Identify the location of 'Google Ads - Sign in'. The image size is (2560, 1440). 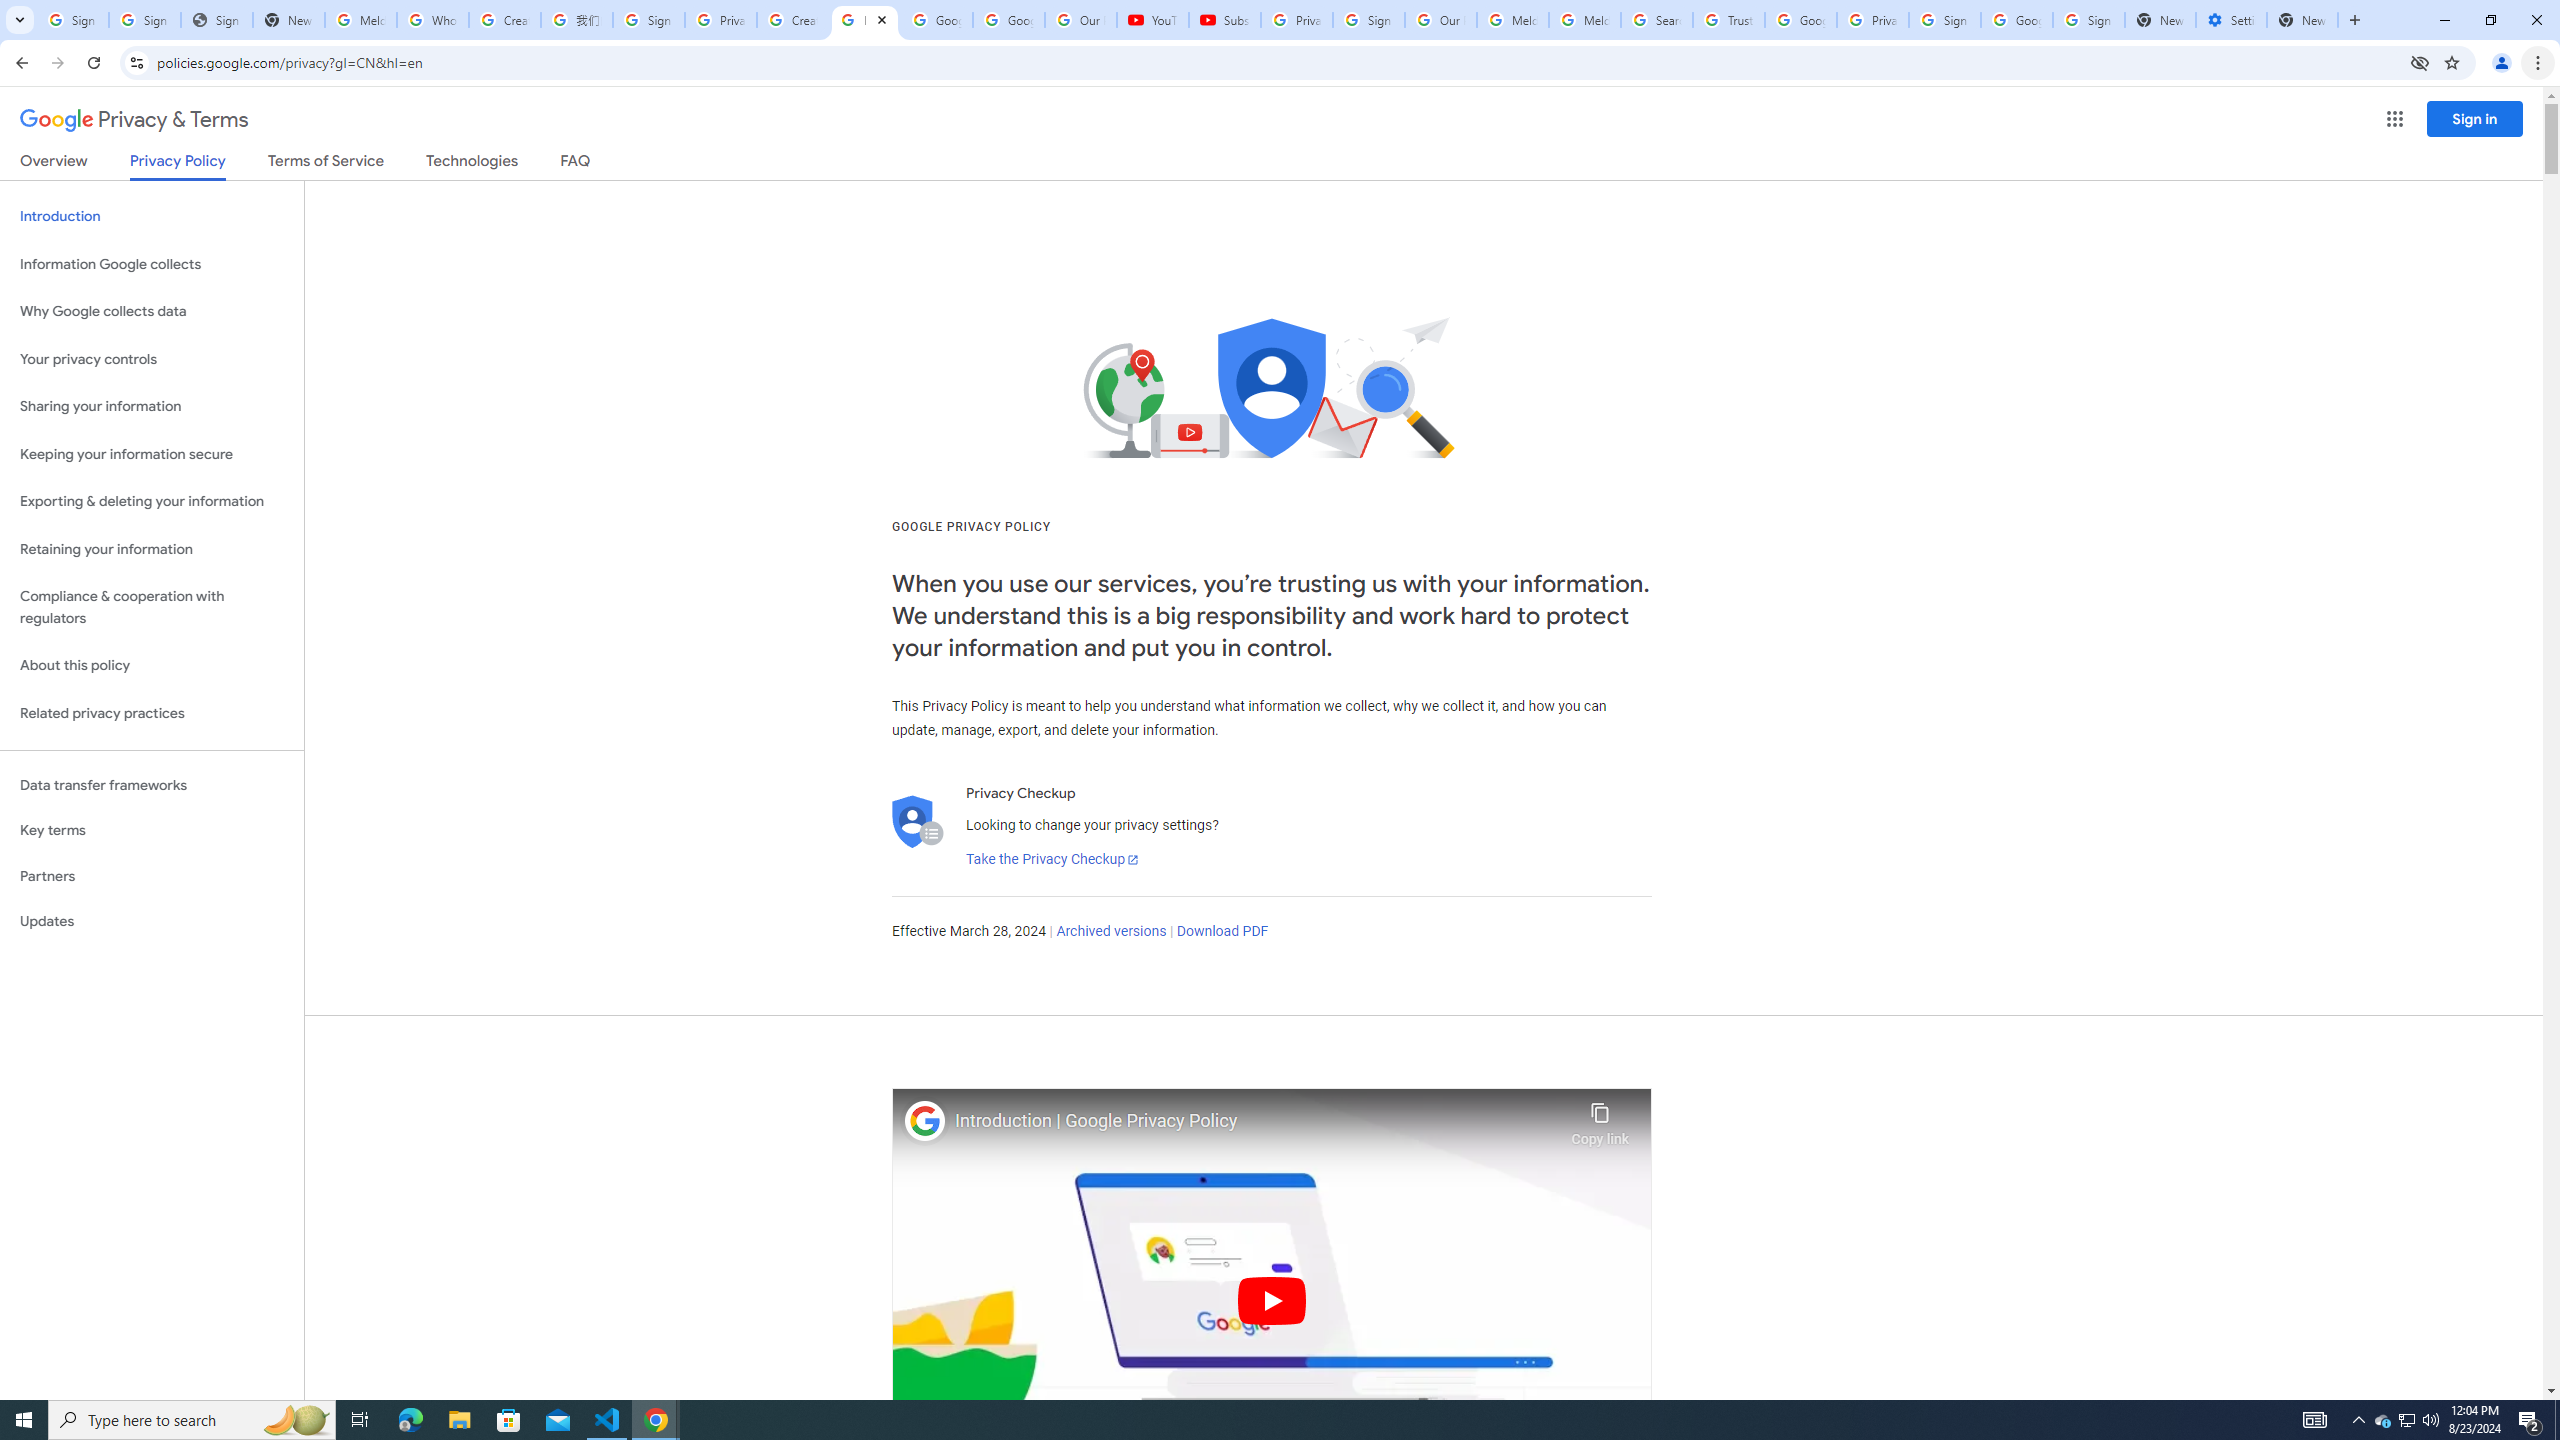
(1799, 19).